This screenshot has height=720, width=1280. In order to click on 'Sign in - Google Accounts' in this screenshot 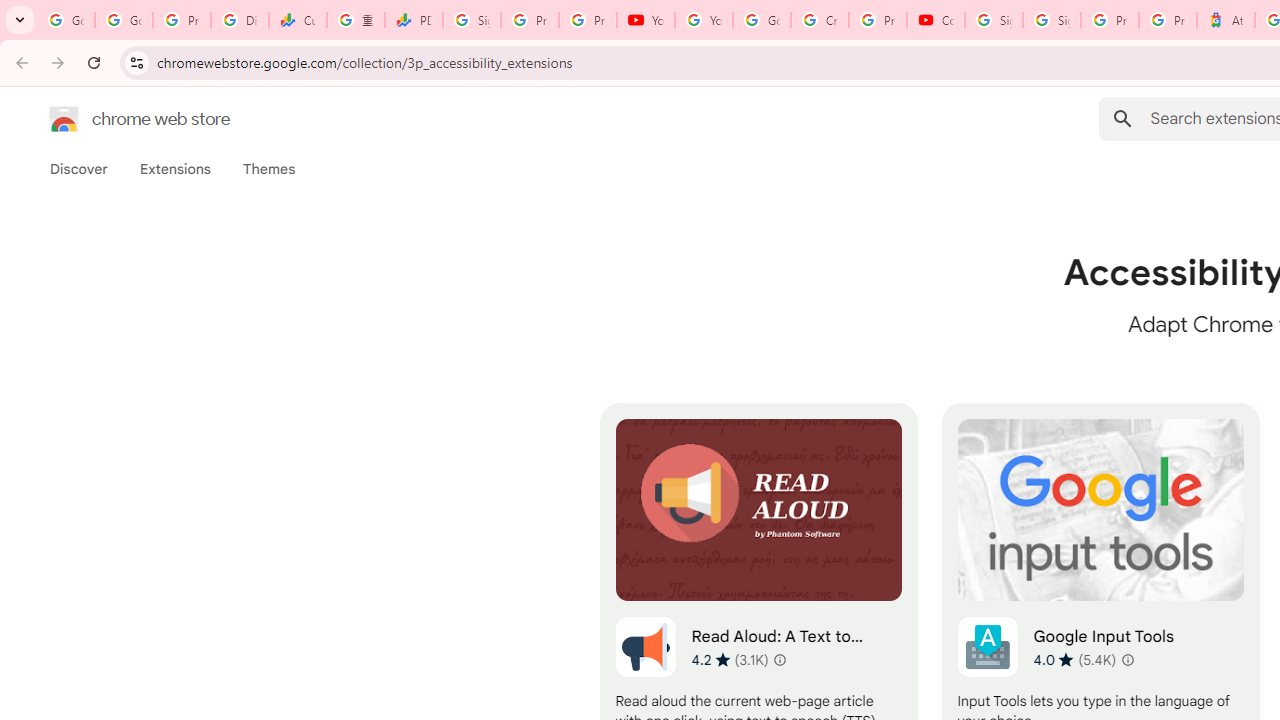, I will do `click(993, 20)`.